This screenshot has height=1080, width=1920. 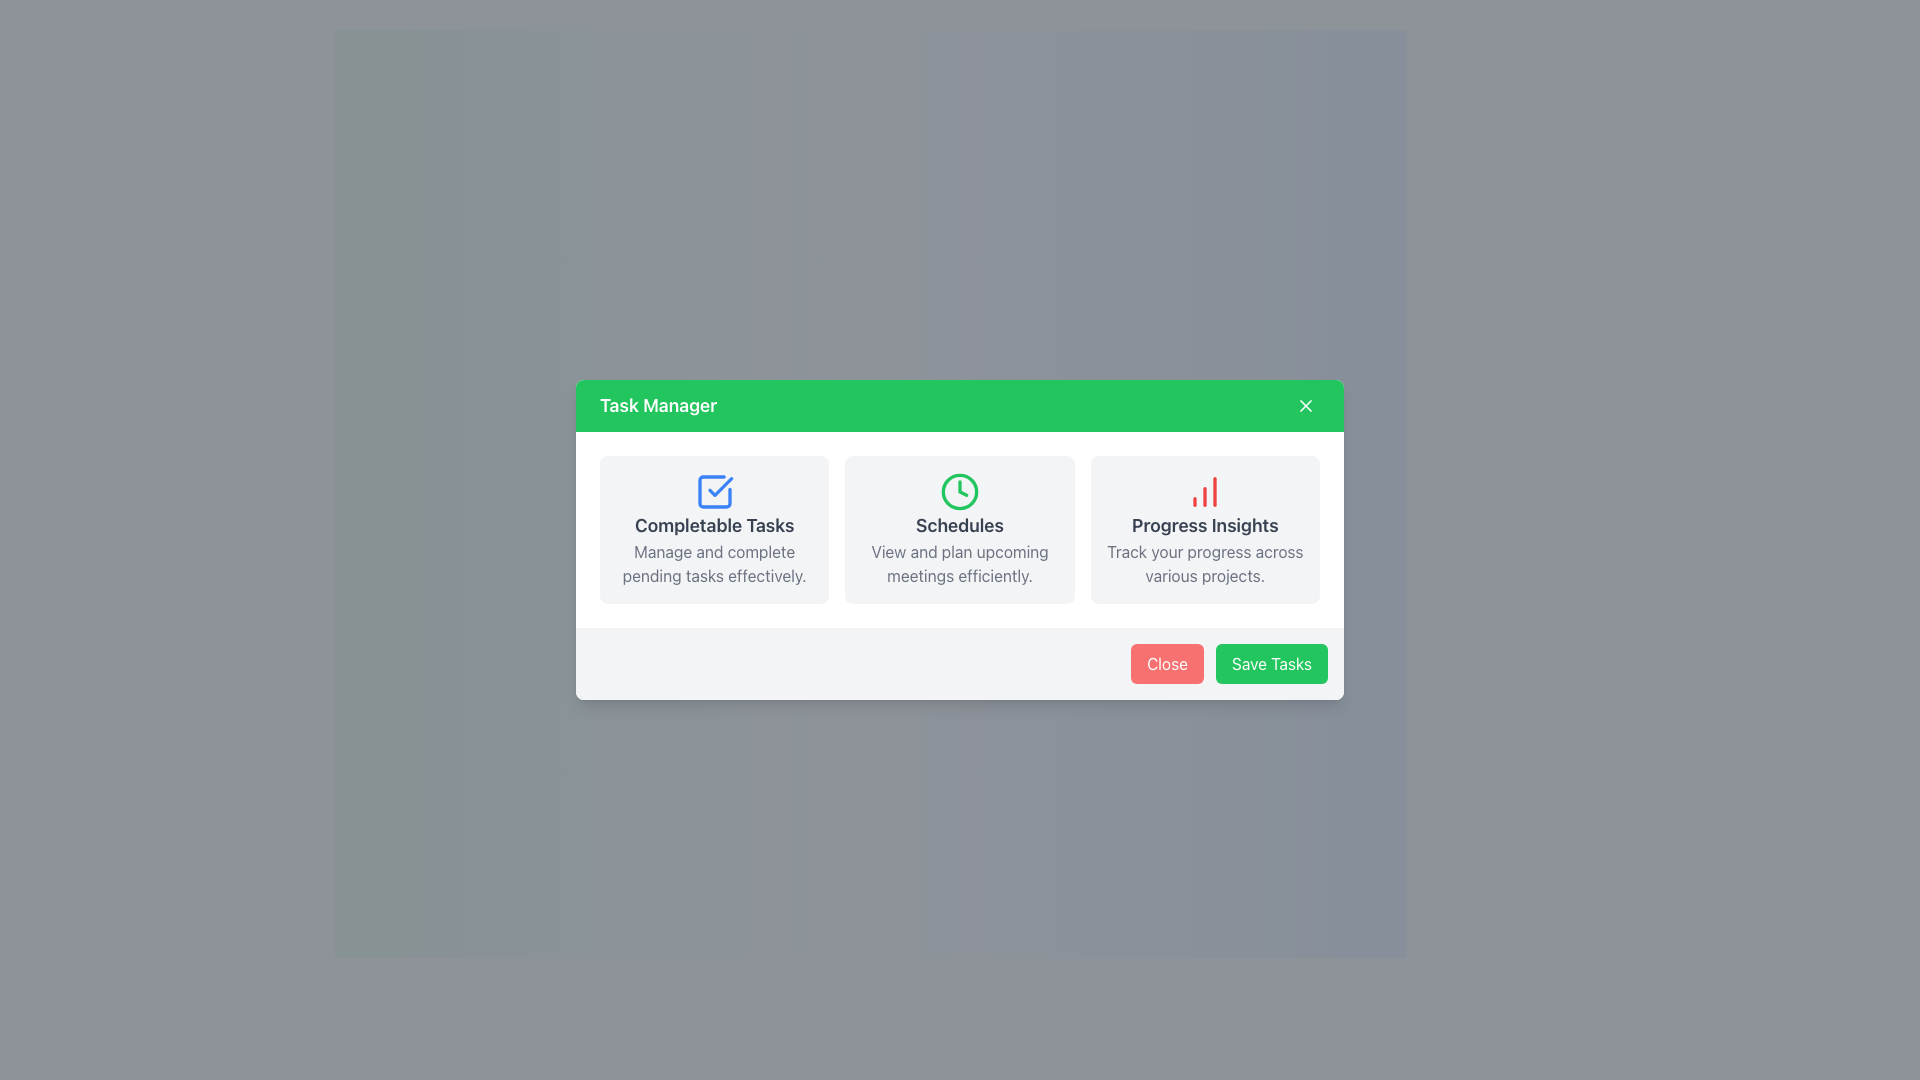 I want to click on the 'Task Manager' static text label element, which acts as a title in the green header bar at the top of the interface, so click(x=658, y=405).